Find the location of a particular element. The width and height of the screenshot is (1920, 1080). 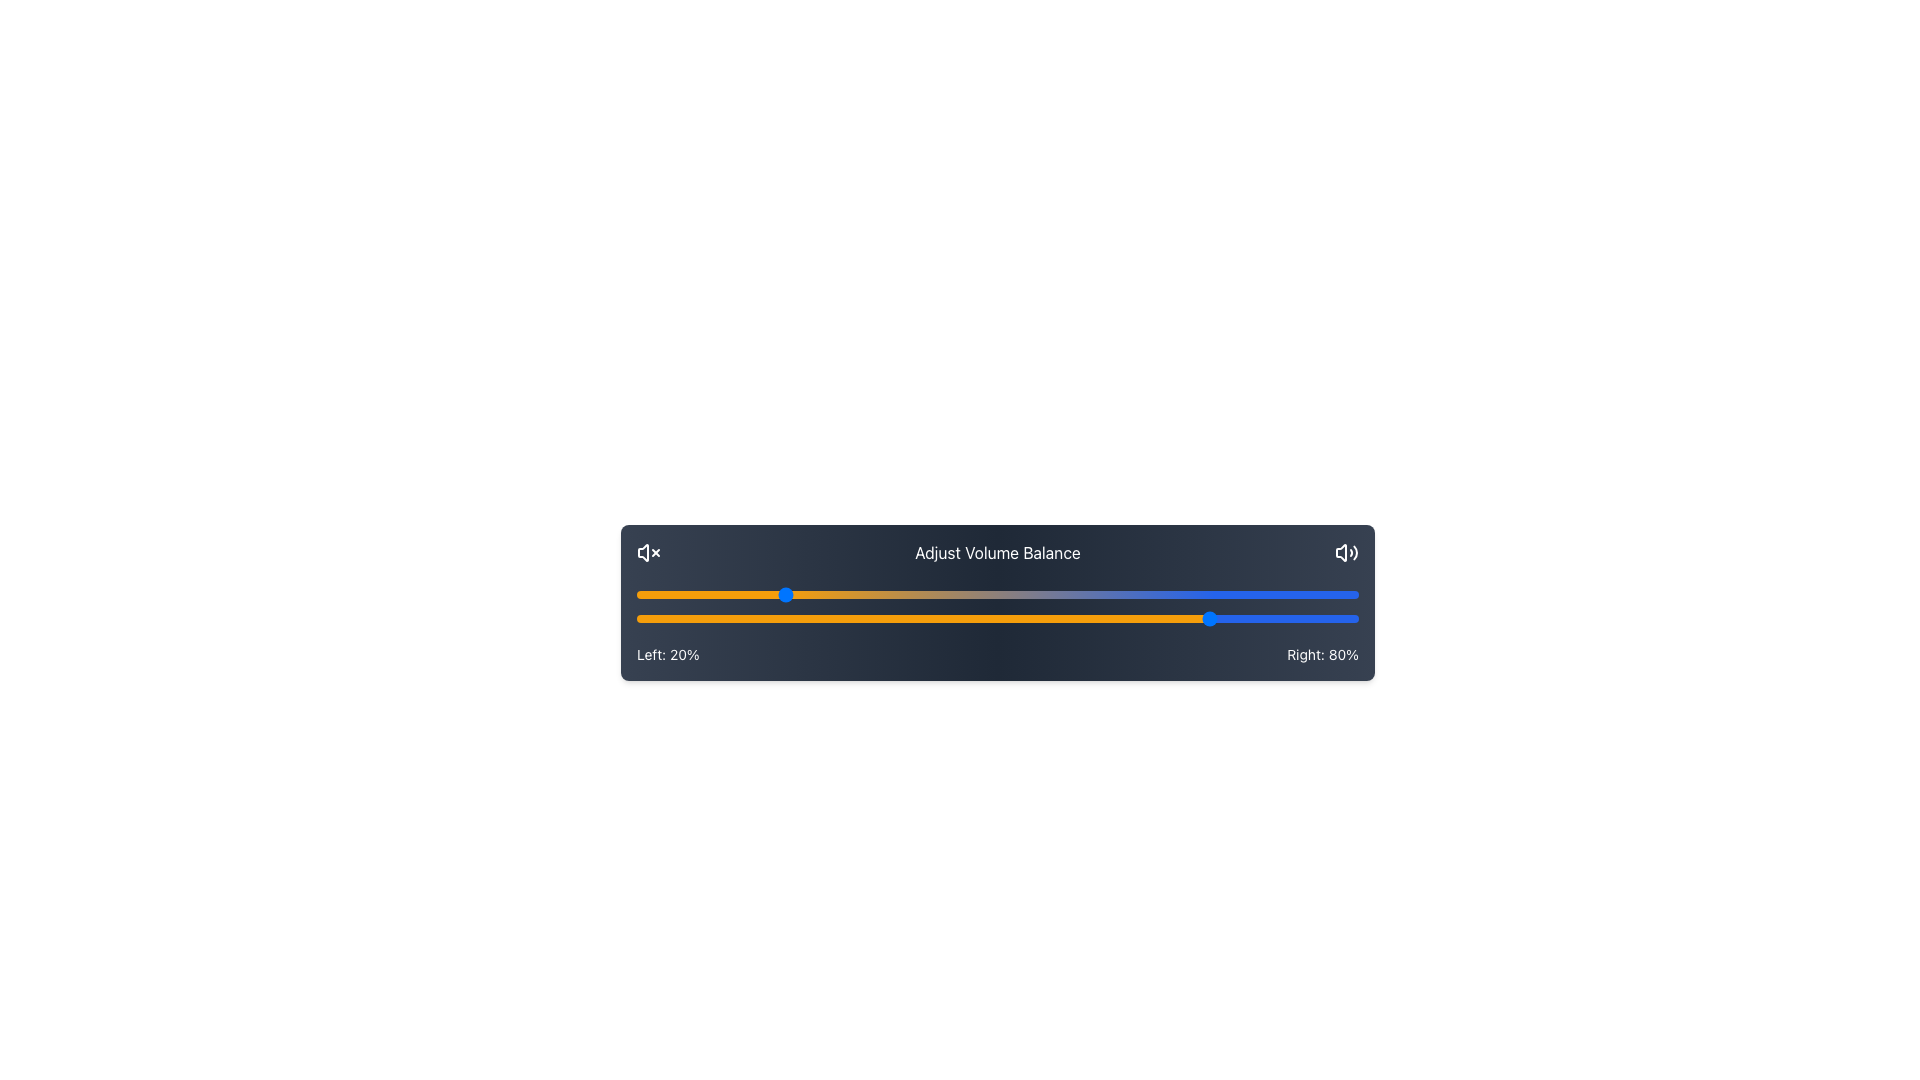

the left balance is located at coordinates (976, 593).